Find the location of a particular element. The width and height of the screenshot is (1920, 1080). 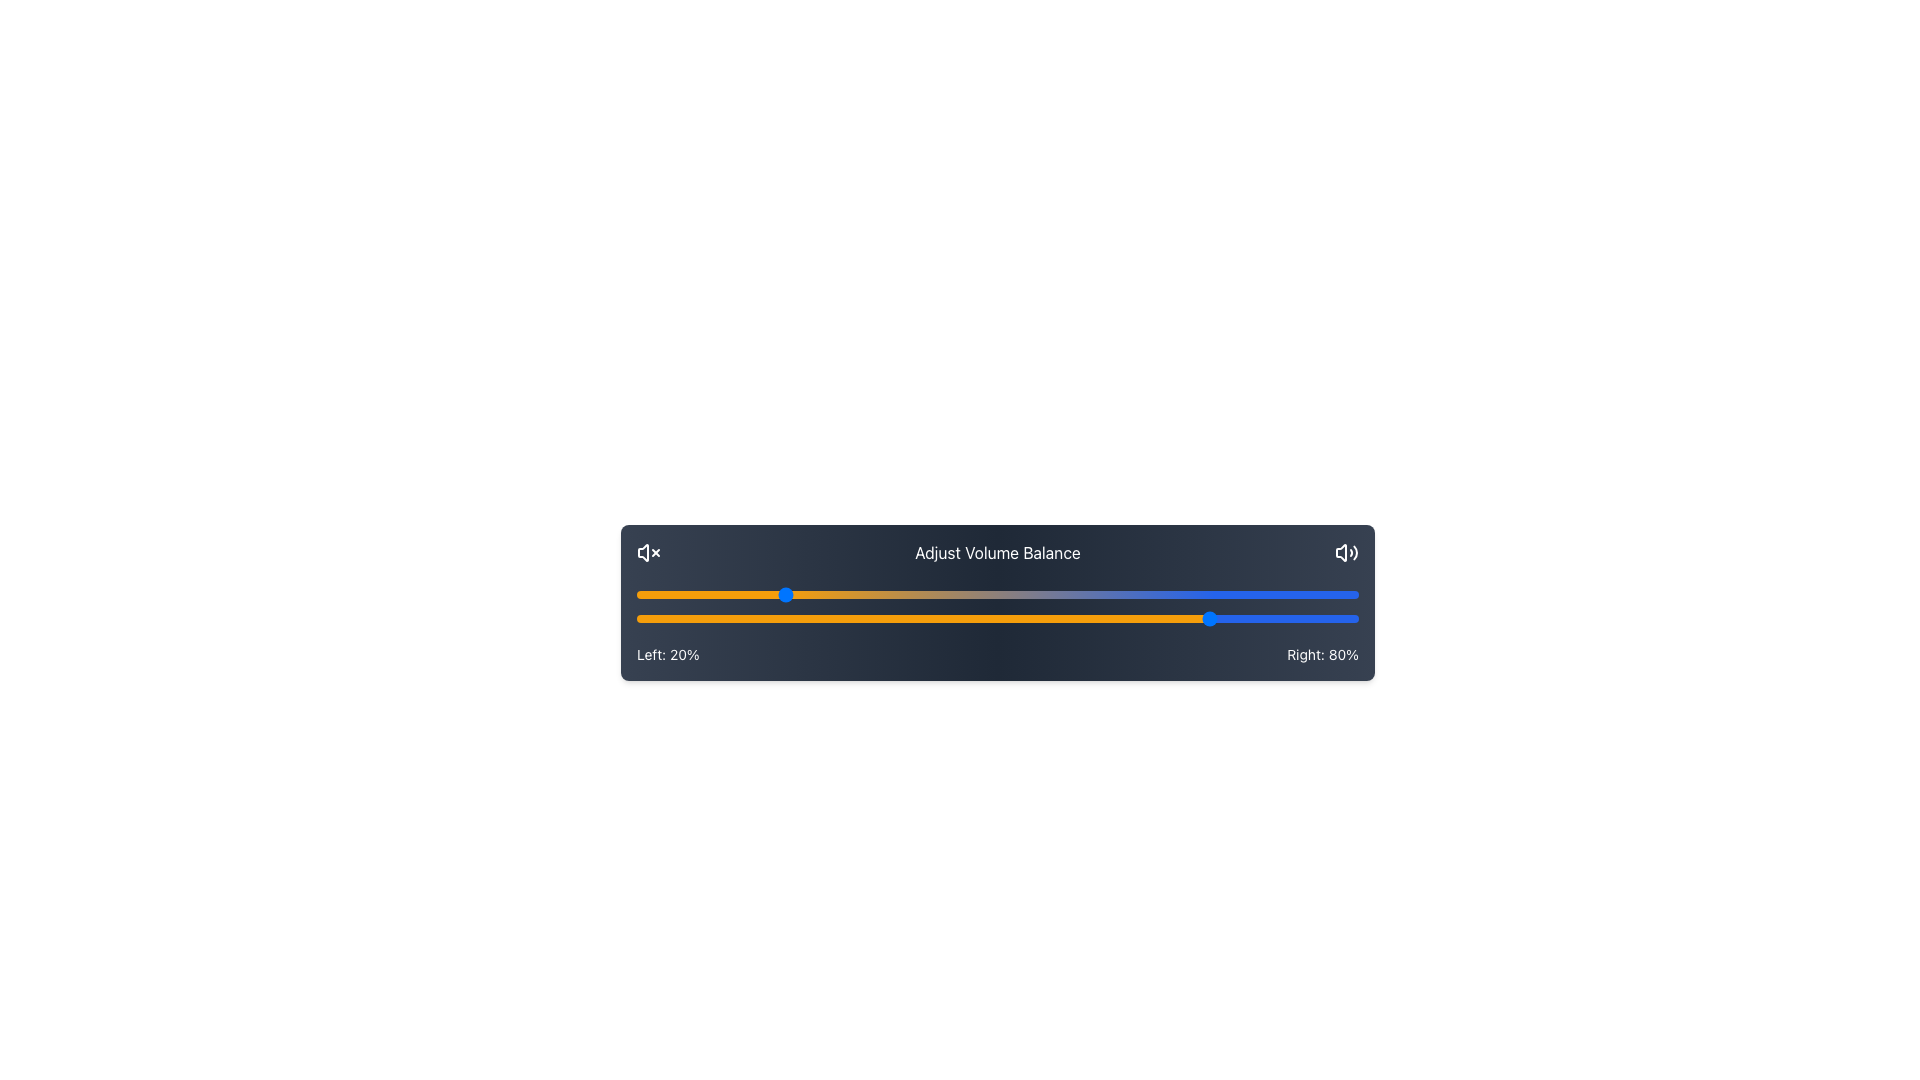

the left balance is located at coordinates (976, 593).